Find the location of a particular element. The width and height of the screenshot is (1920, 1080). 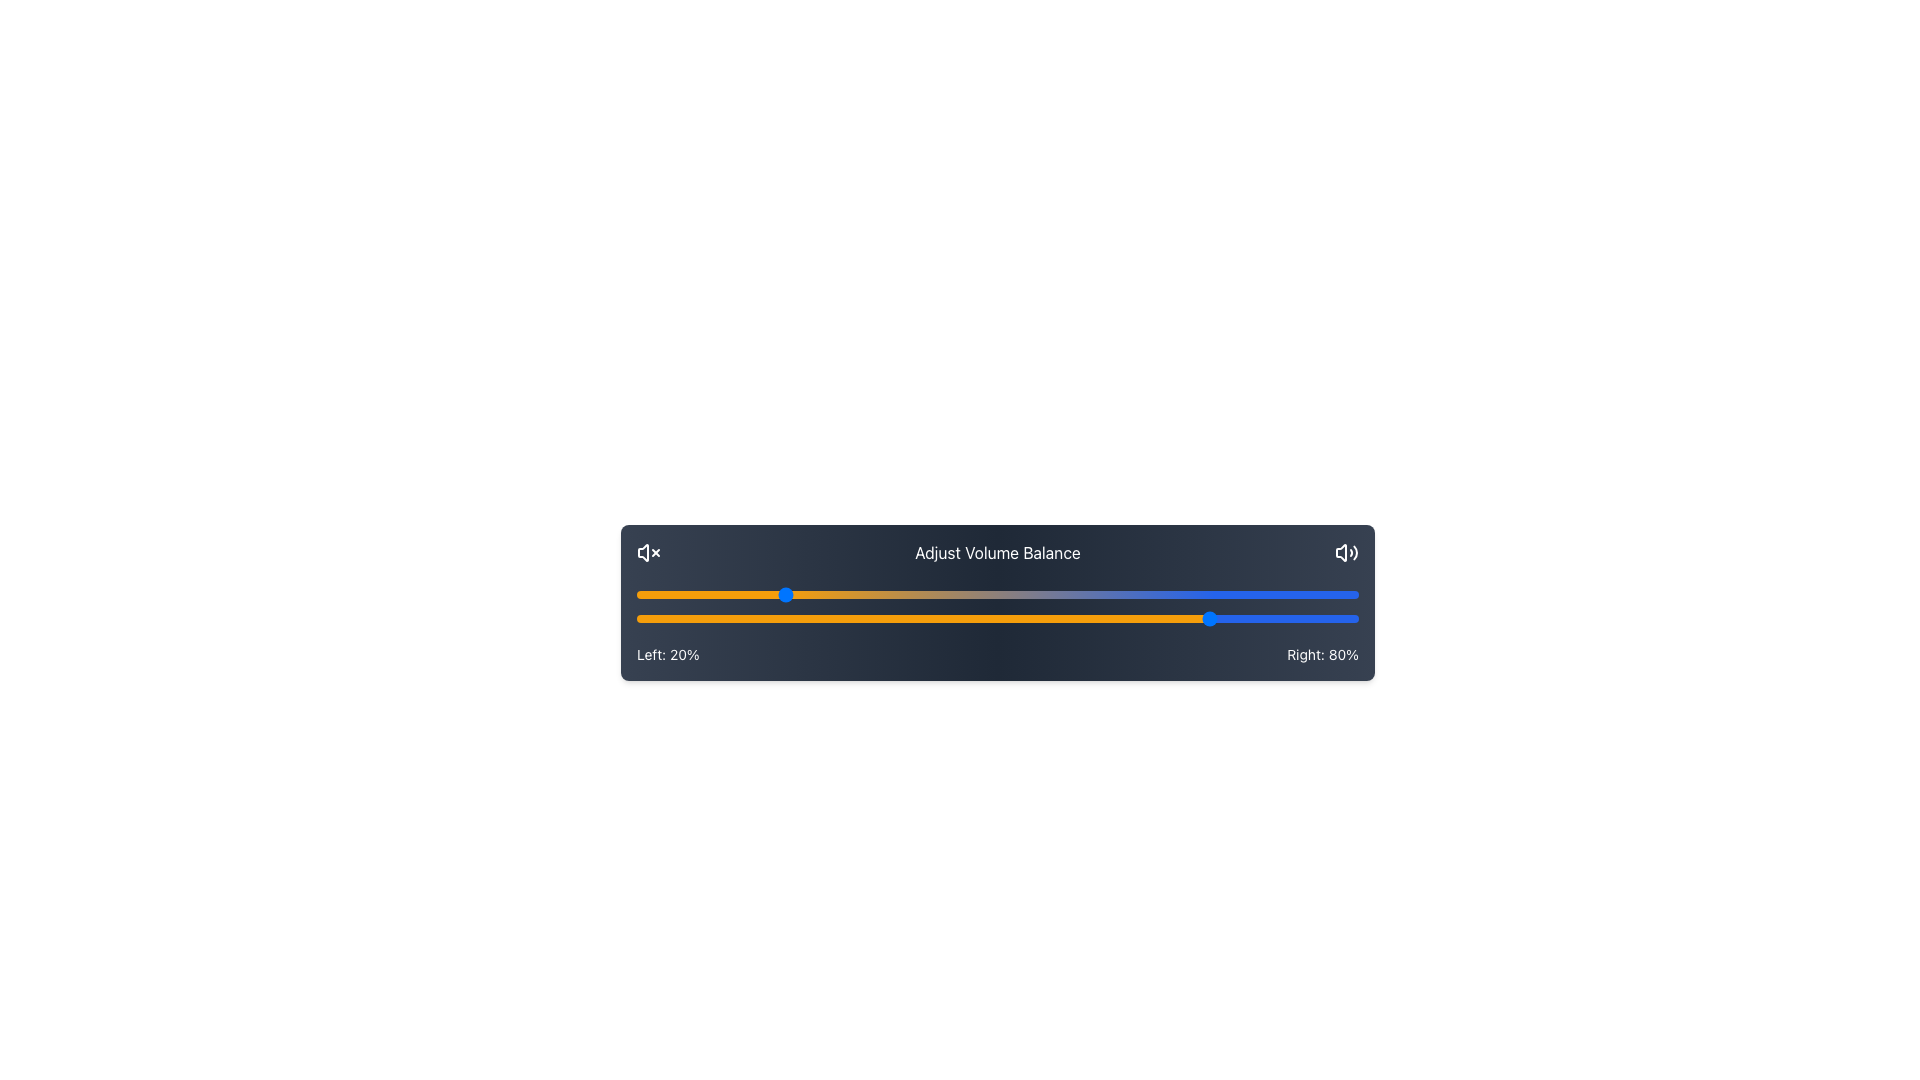

the left balance is located at coordinates (976, 593).